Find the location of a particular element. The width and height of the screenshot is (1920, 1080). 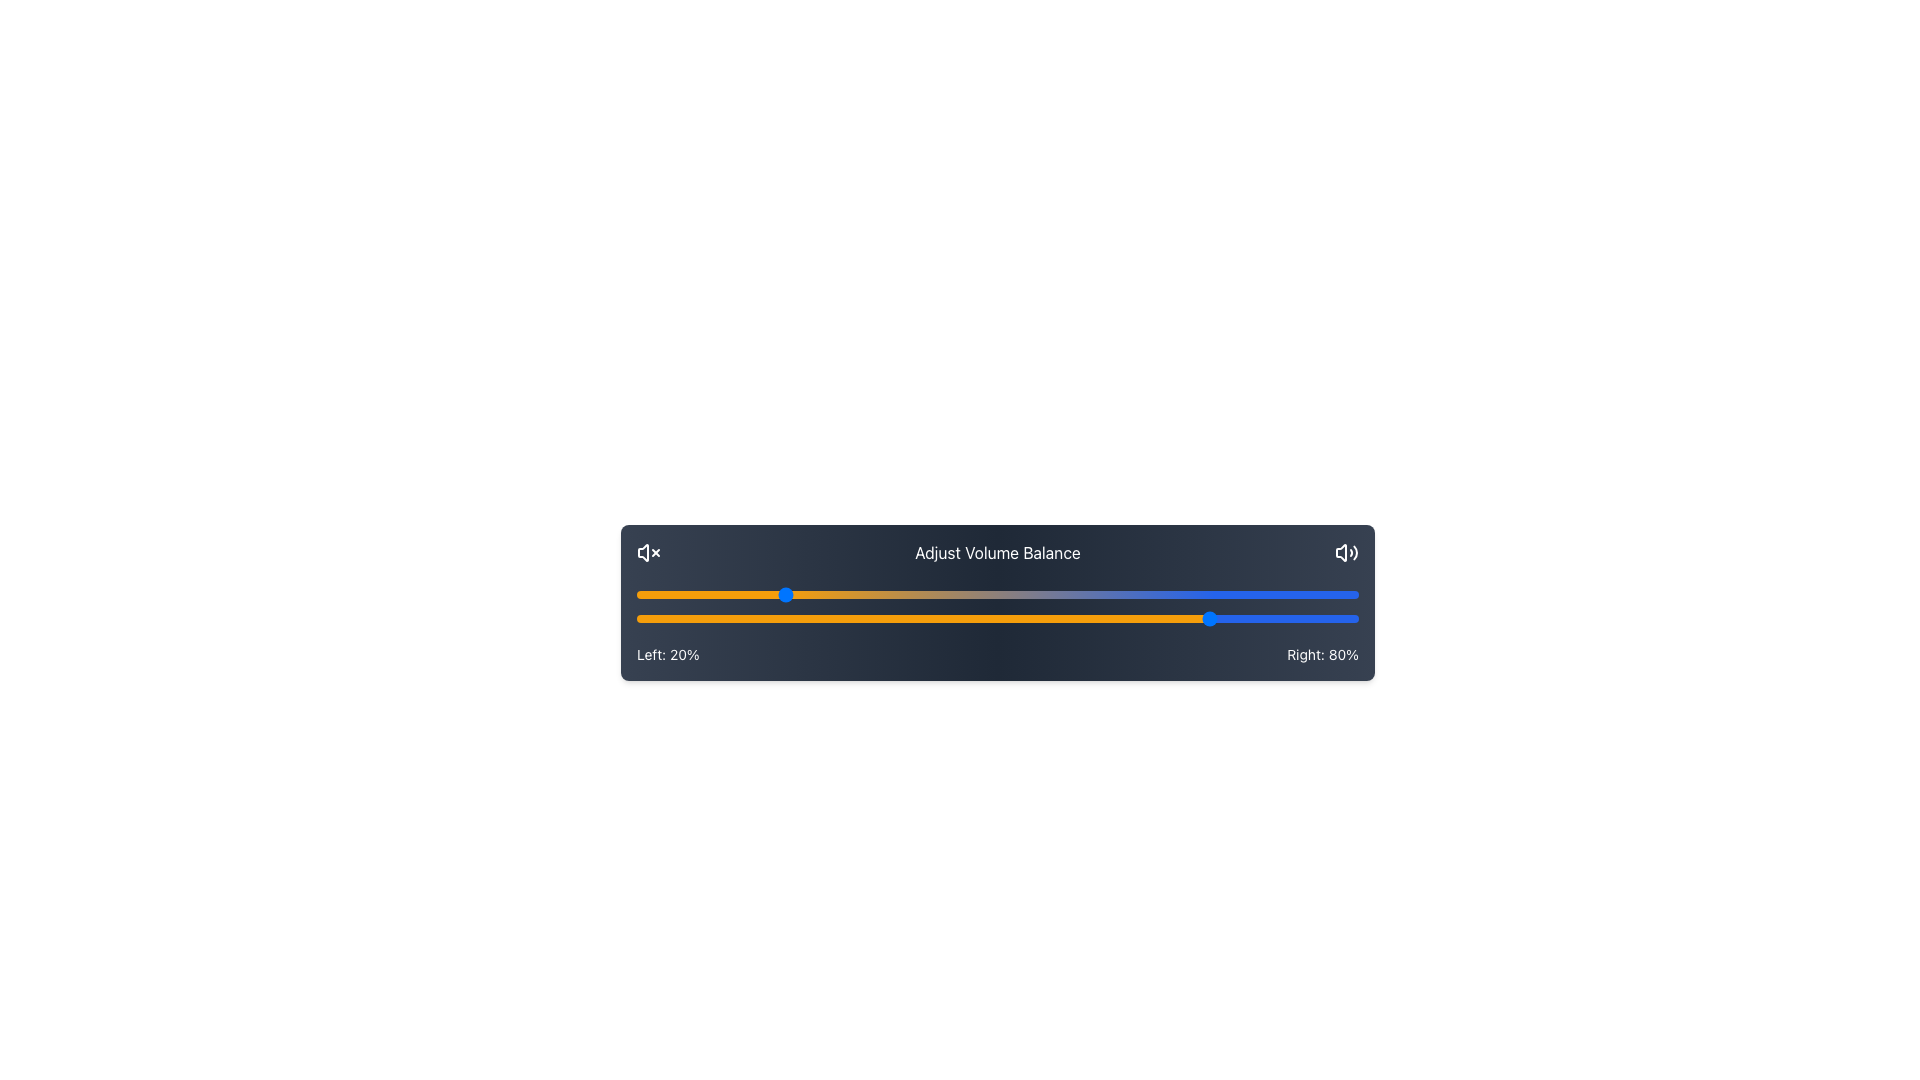

the left balance is located at coordinates (976, 593).